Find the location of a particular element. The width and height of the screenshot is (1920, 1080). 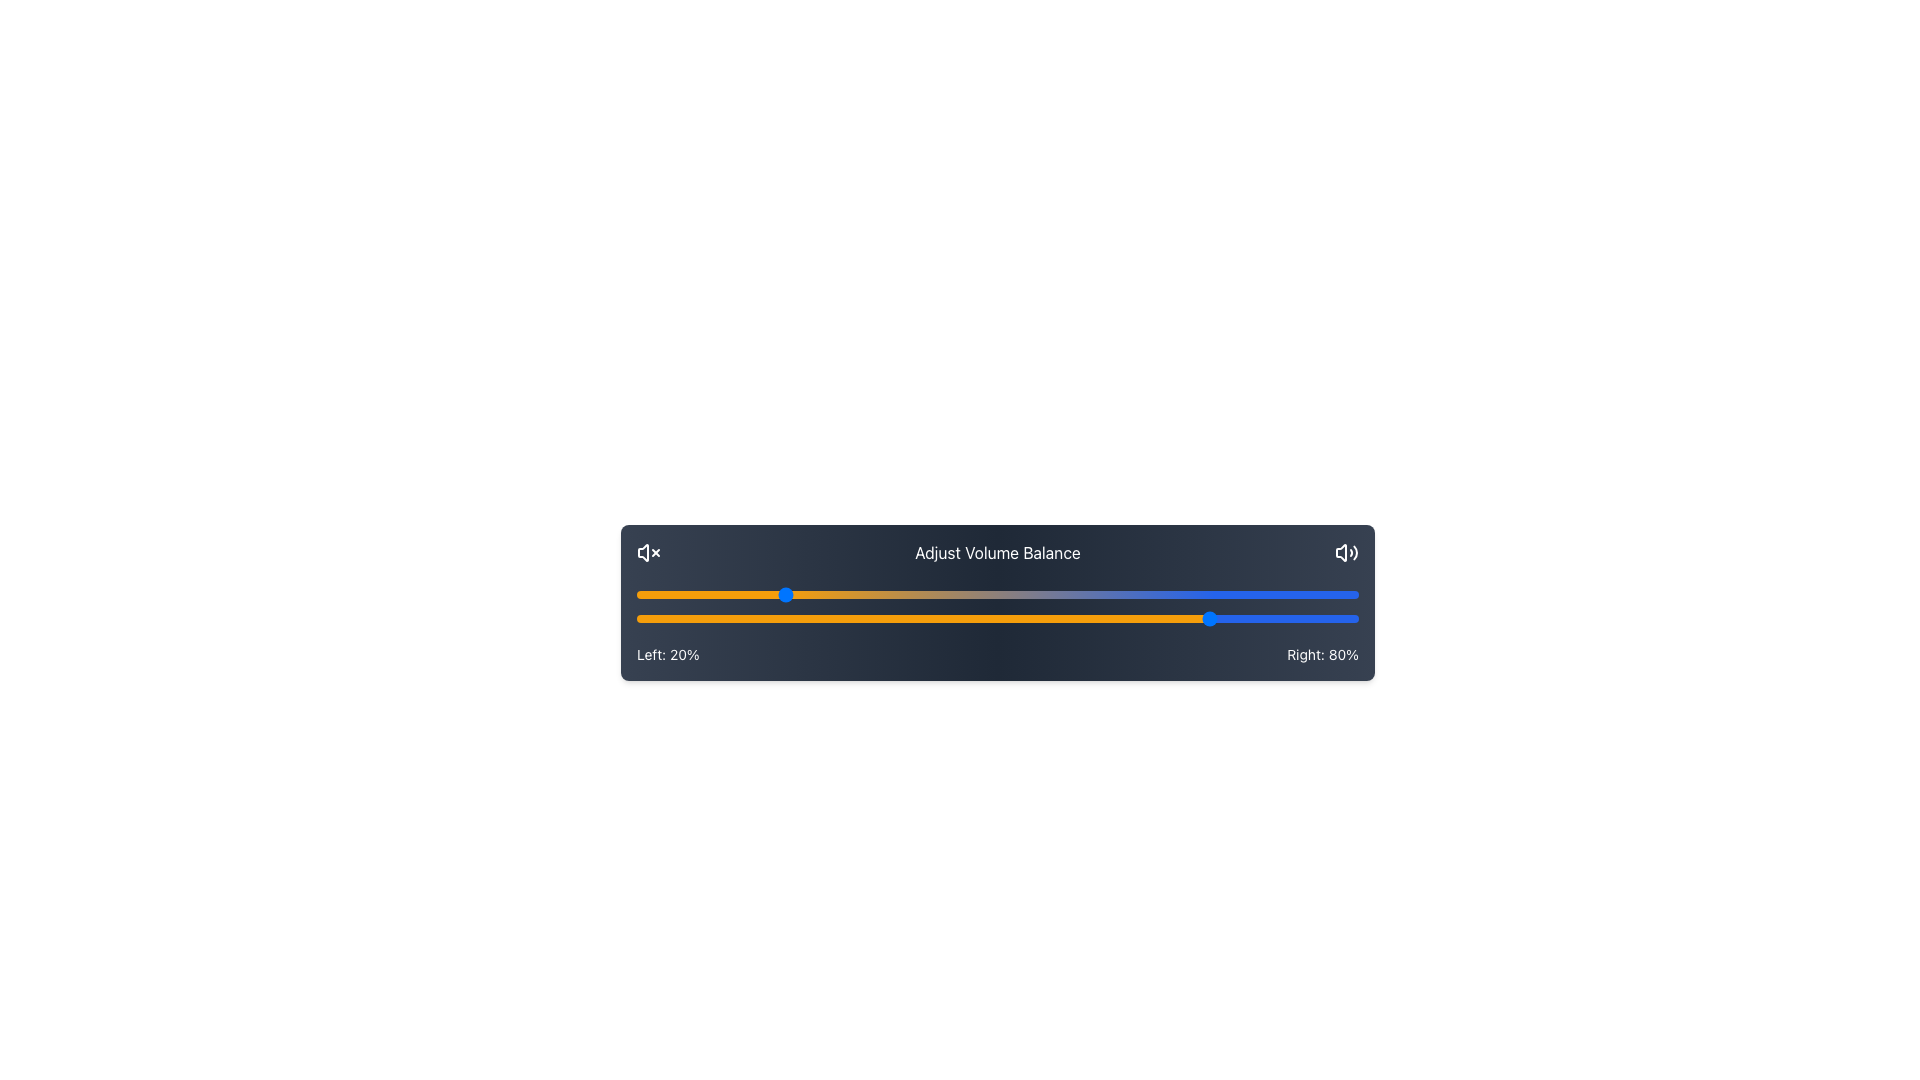

the left balance is located at coordinates (976, 593).